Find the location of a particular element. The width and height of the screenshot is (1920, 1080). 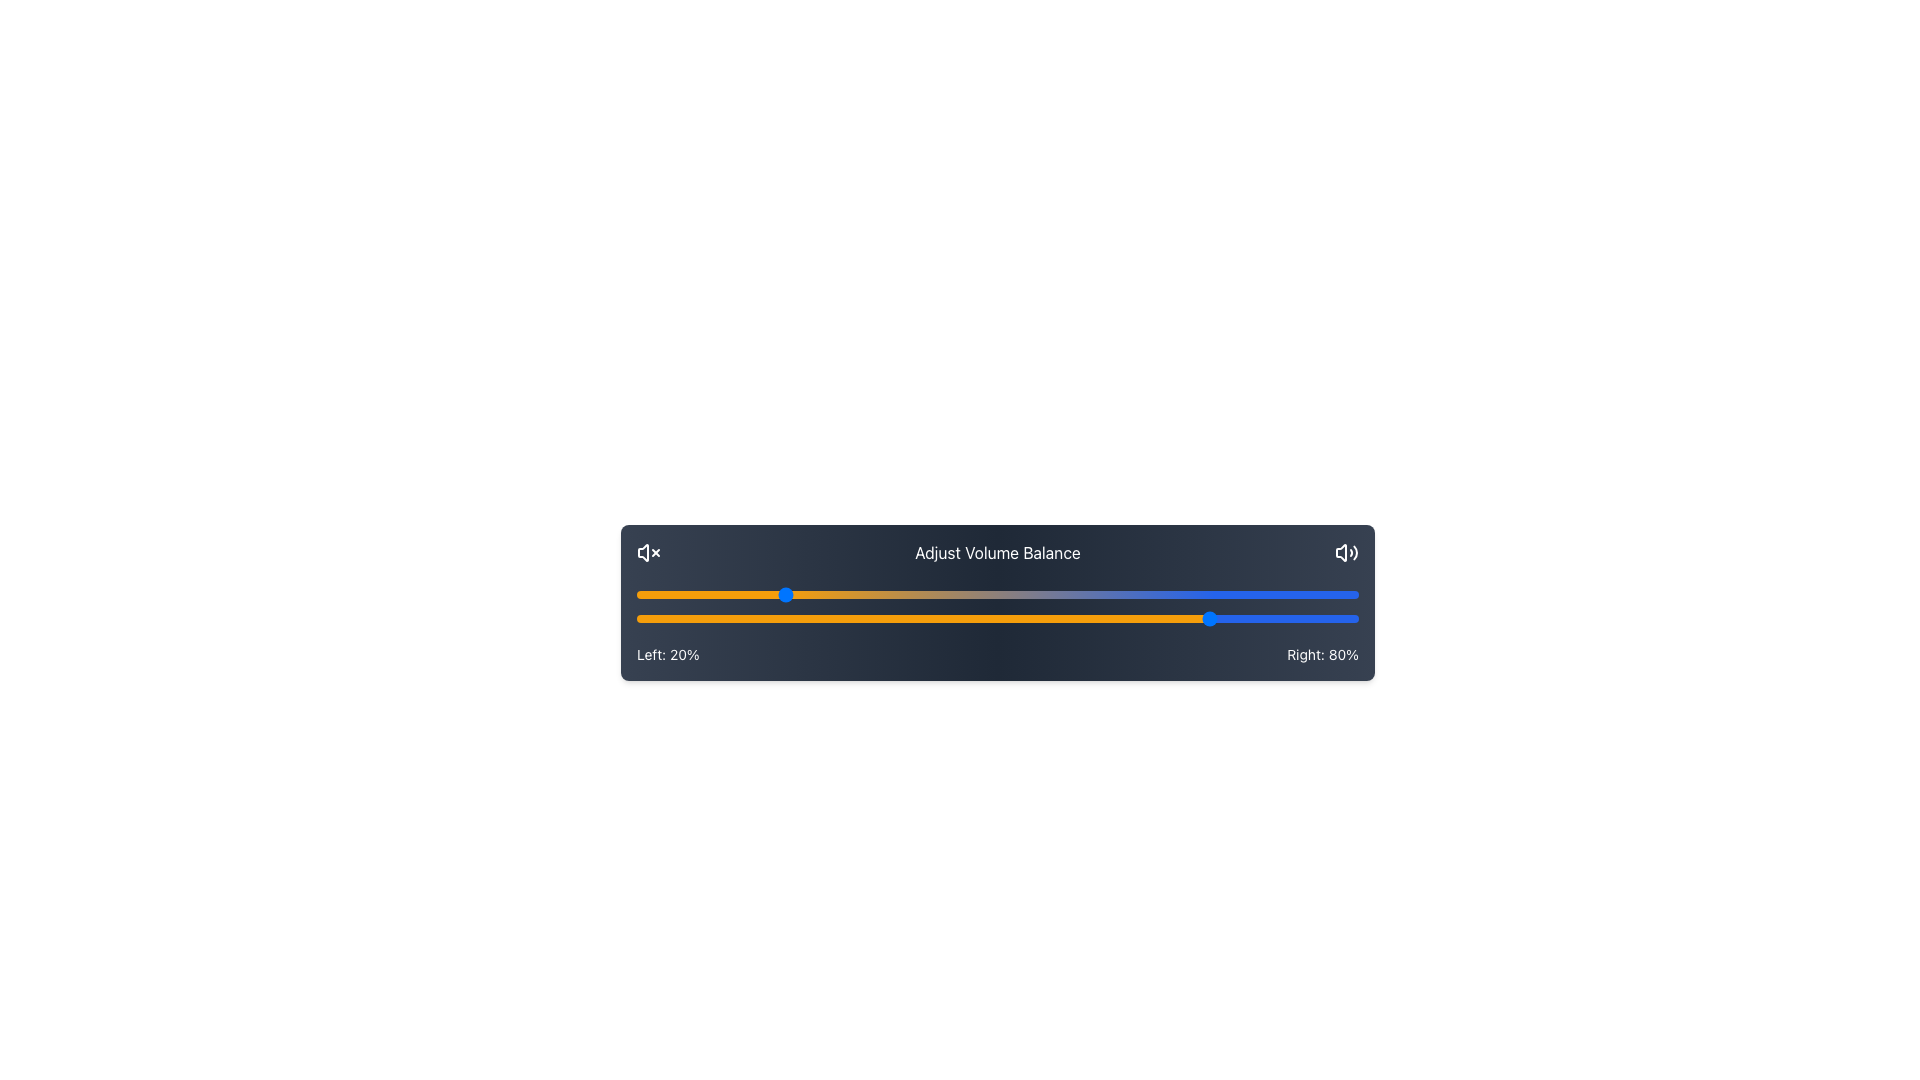

the left balance is located at coordinates (976, 593).